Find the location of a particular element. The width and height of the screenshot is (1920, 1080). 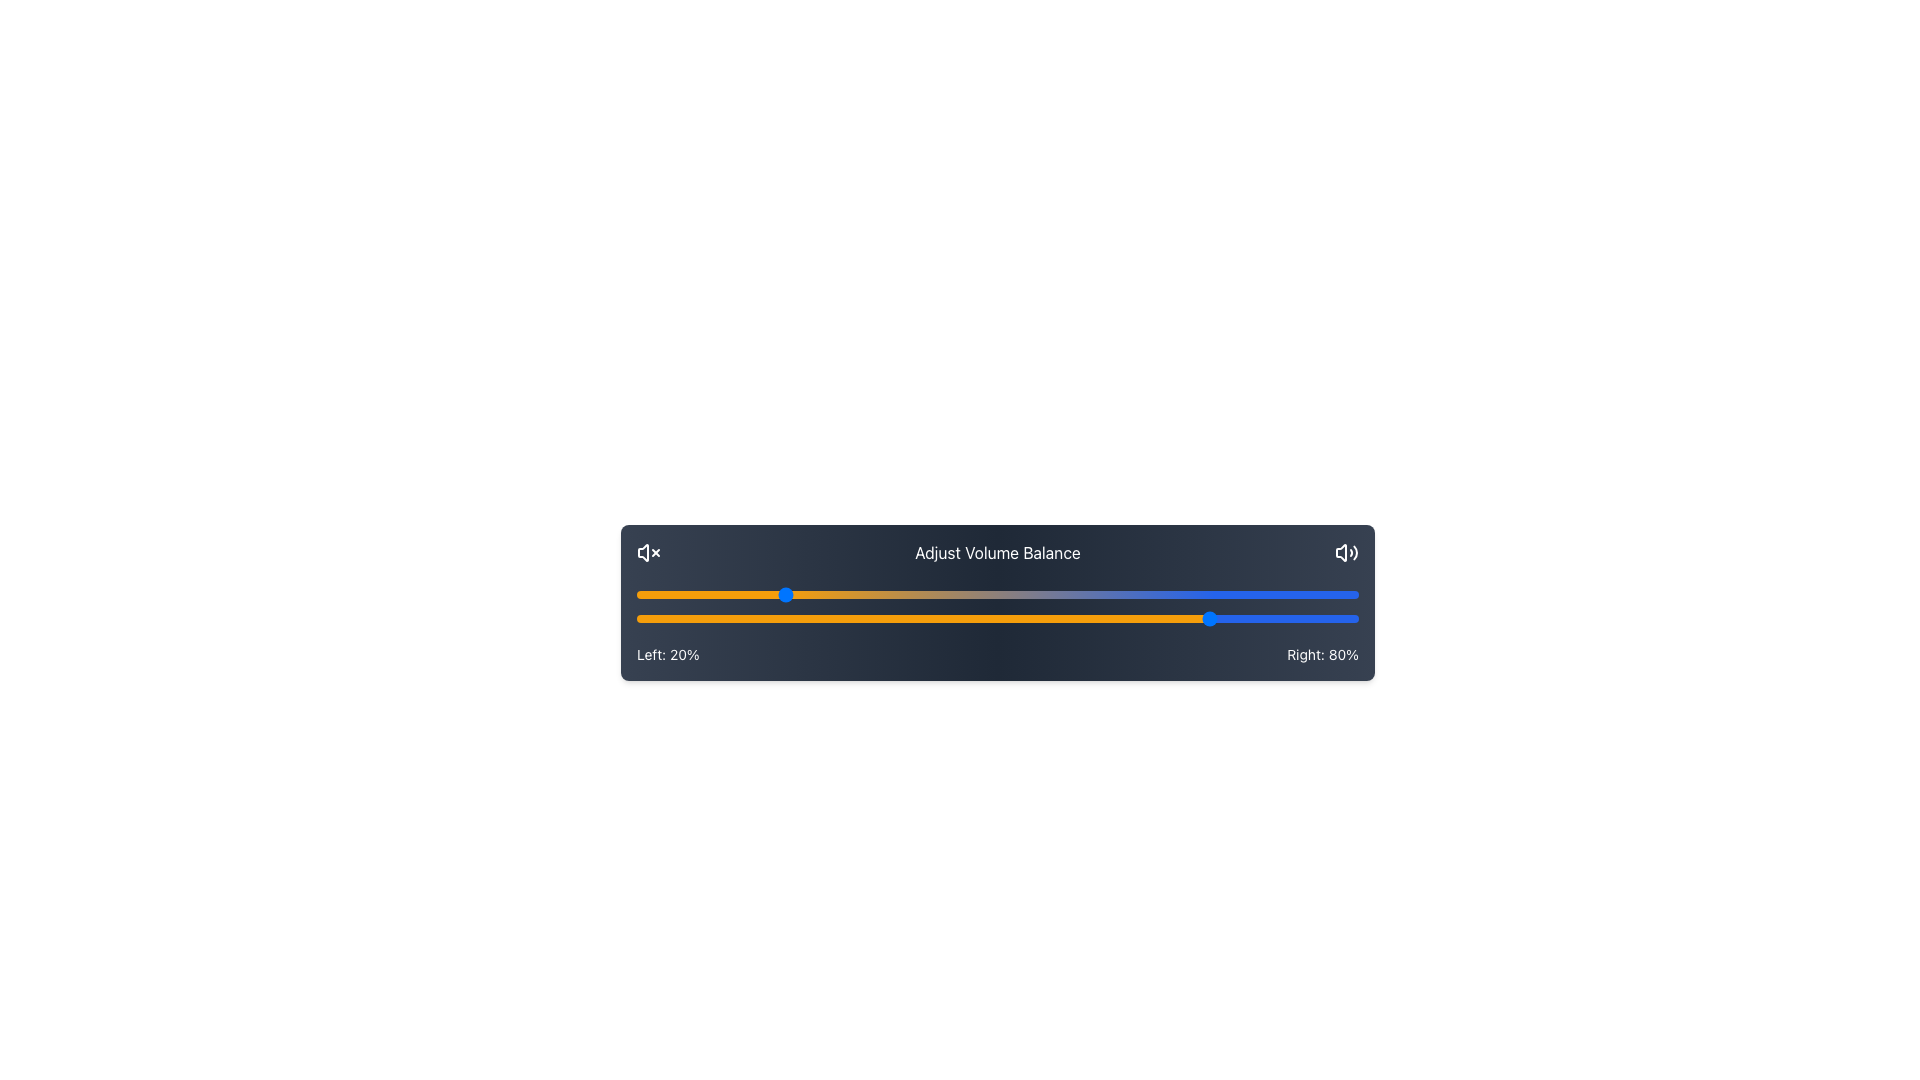

the left balance is located at coordinates (976, 593).